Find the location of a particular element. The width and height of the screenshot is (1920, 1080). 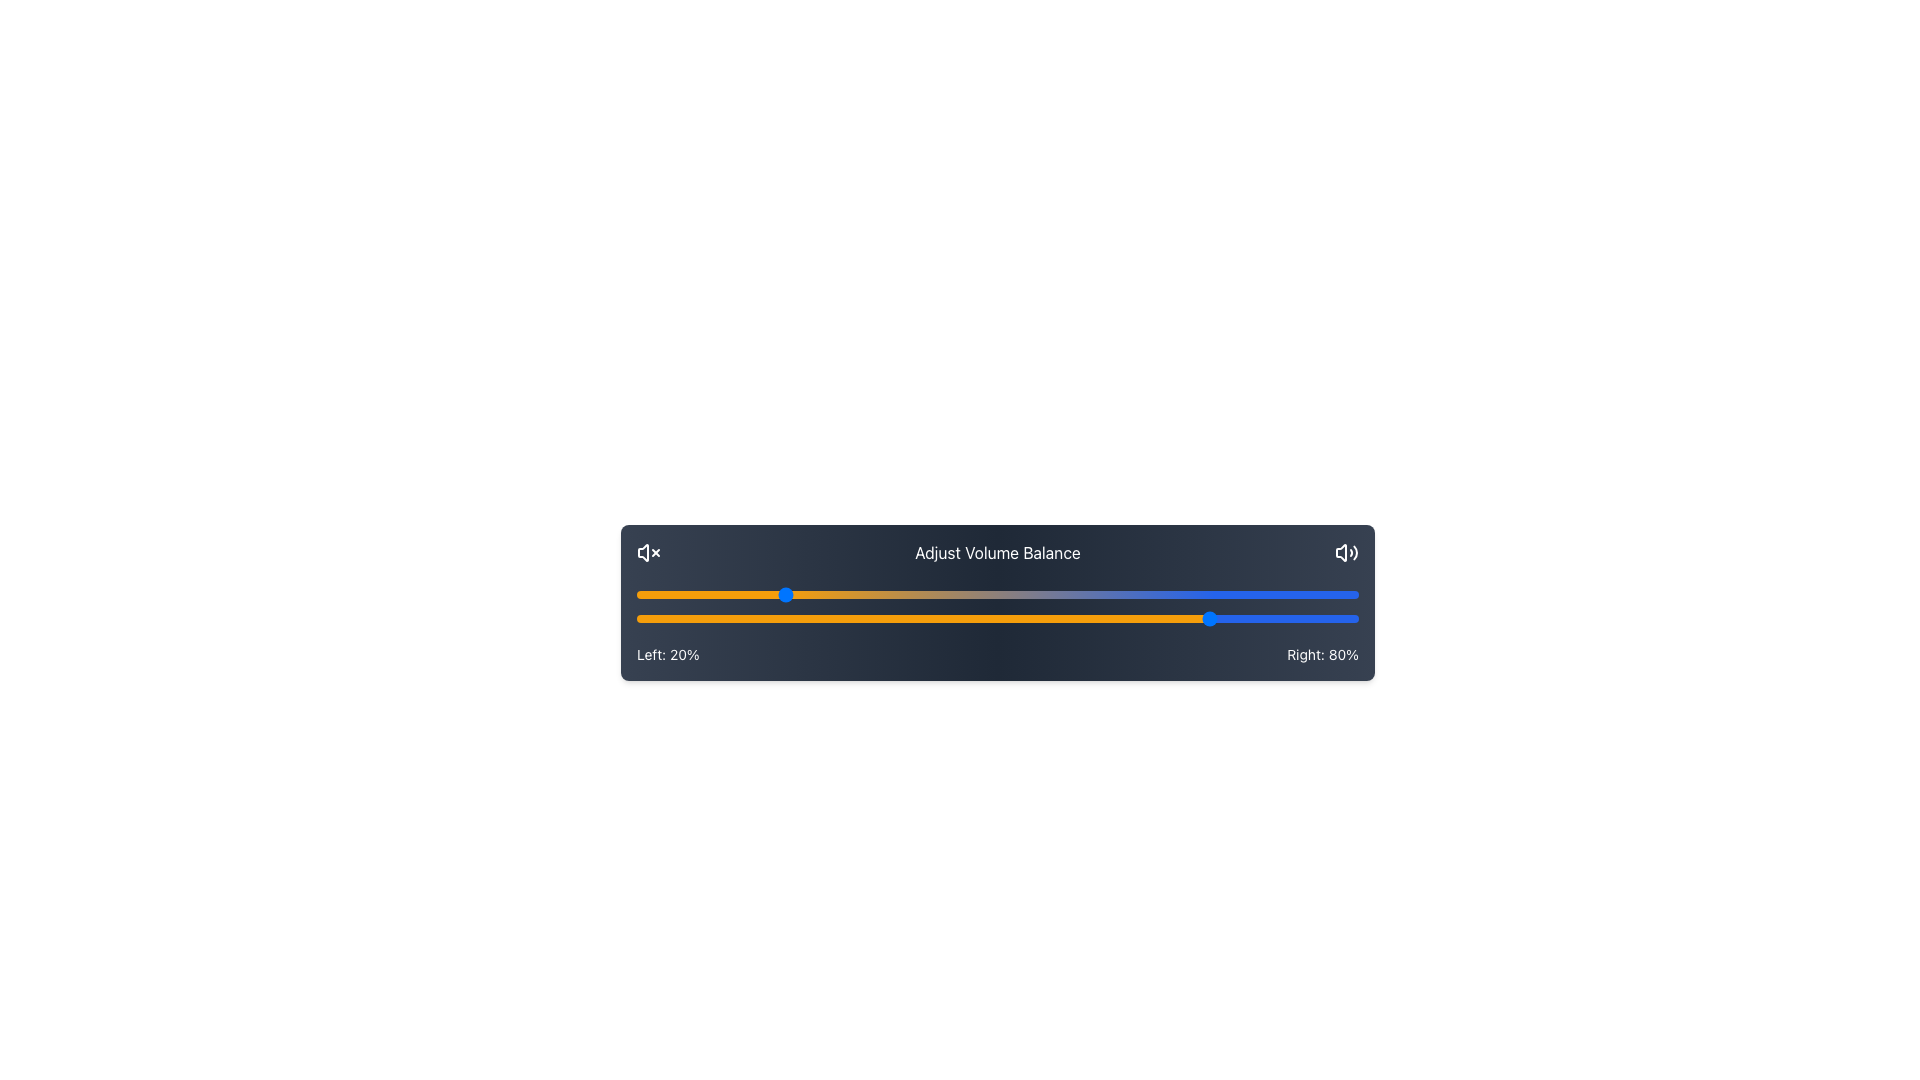

the left balance is located at coordinates (976, 593).